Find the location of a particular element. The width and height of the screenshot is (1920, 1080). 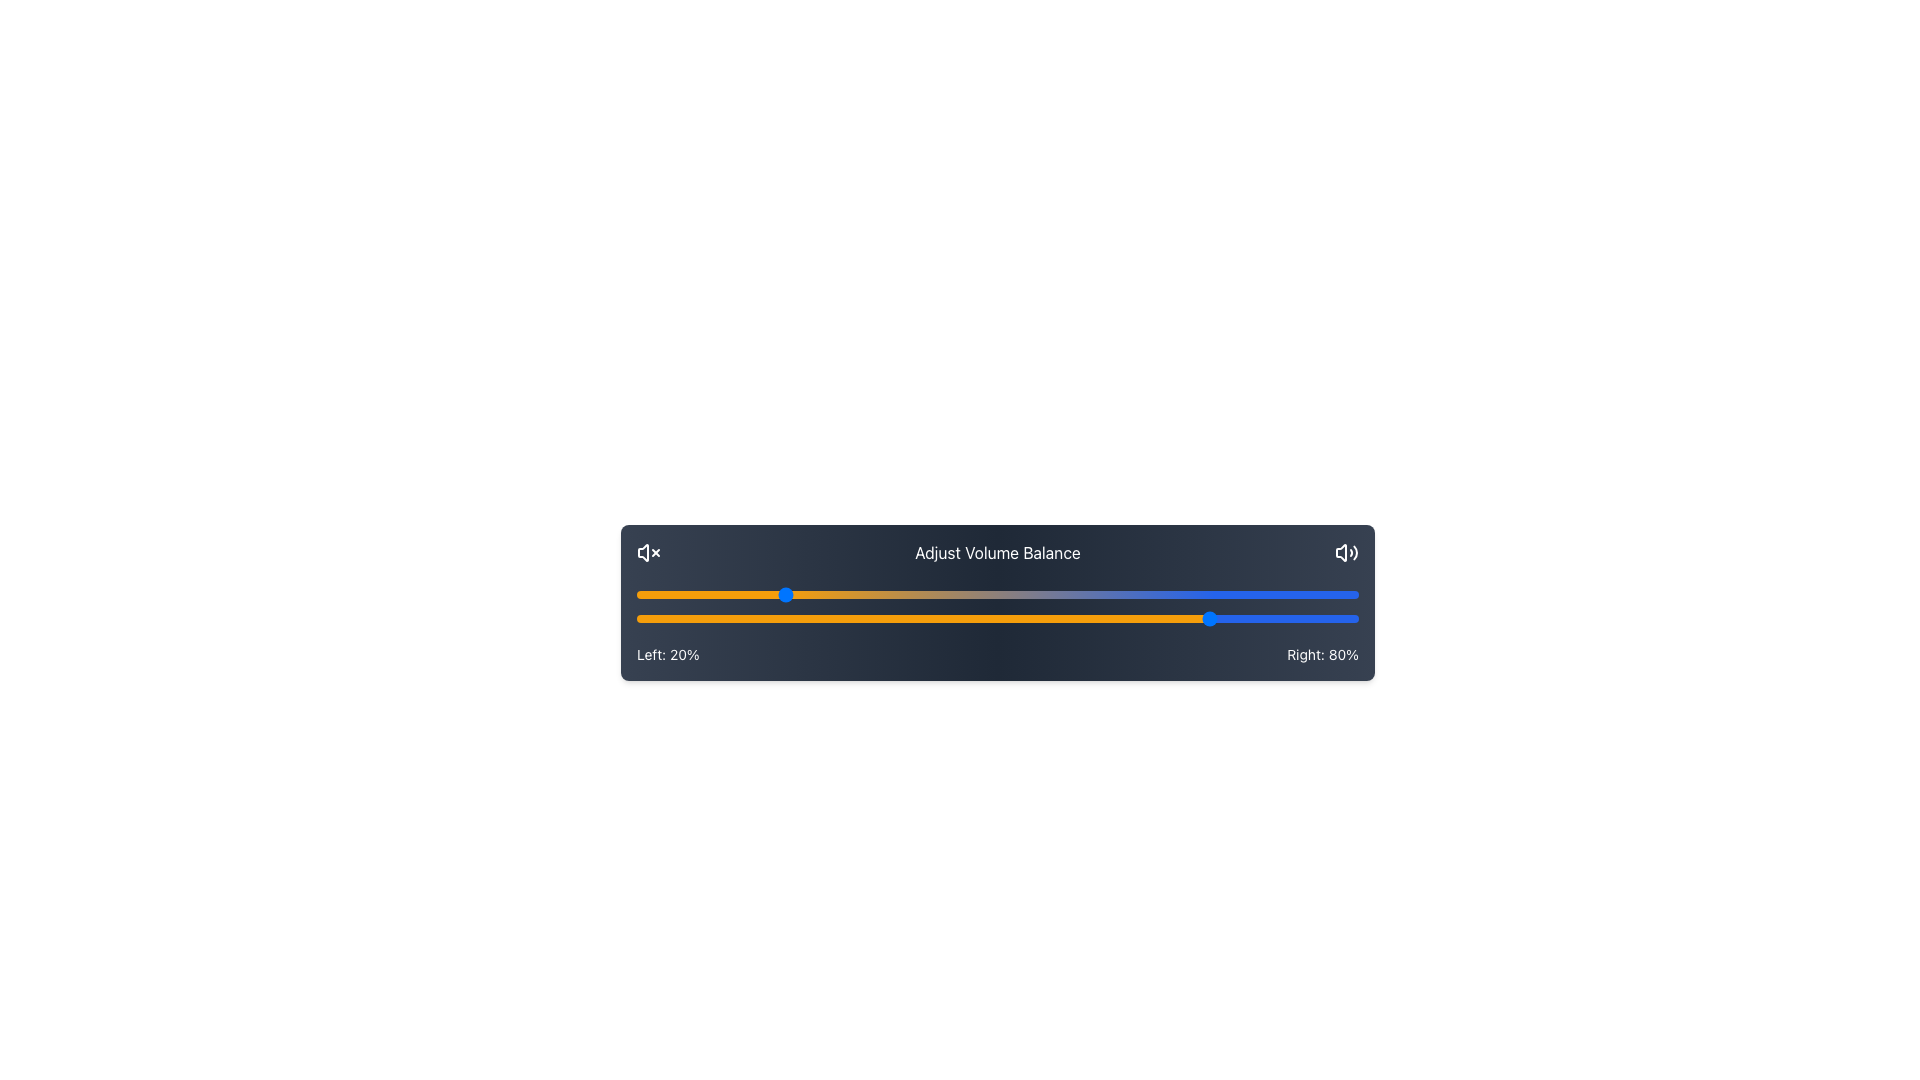

the left balance is located at coordinates (976, 593).